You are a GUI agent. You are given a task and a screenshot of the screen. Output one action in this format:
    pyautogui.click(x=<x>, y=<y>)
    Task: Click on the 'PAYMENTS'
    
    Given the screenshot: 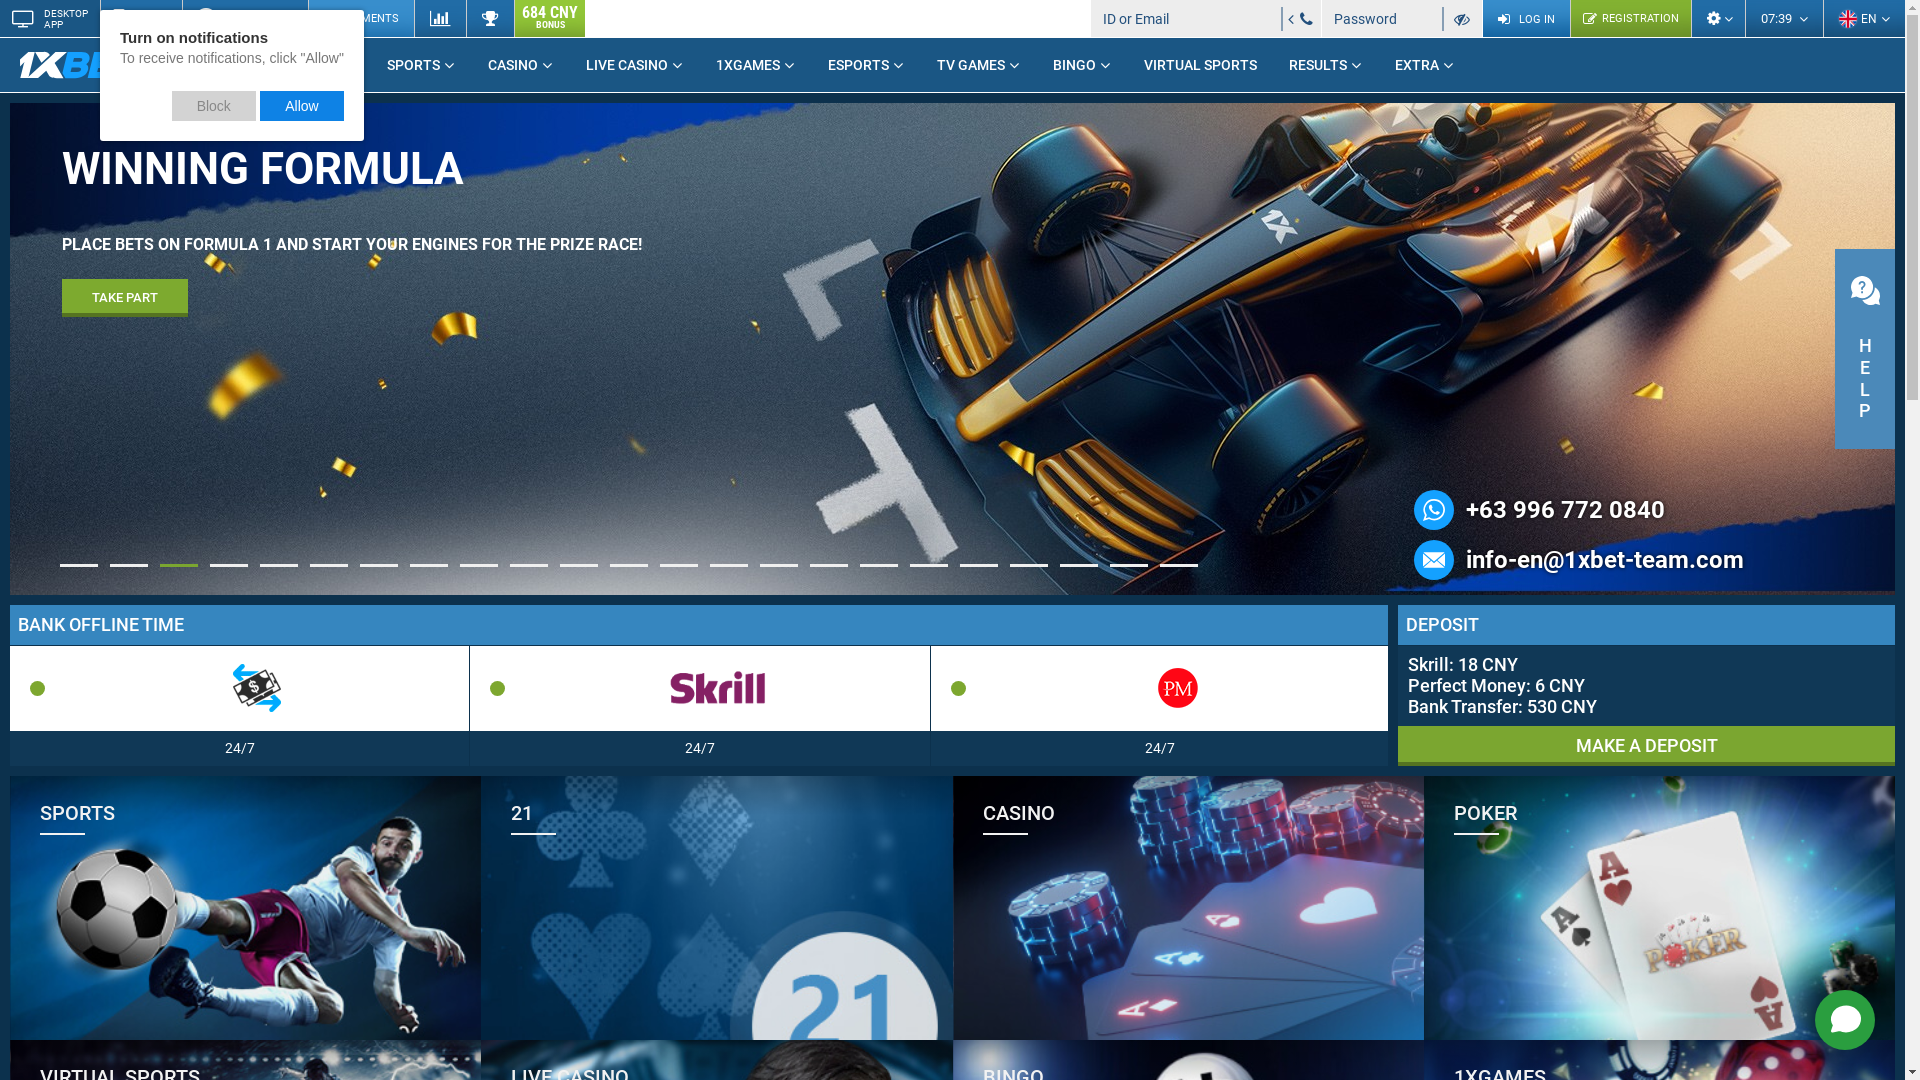 What is the action you would take?
    pyautogui.click(x=360, y=18)
    